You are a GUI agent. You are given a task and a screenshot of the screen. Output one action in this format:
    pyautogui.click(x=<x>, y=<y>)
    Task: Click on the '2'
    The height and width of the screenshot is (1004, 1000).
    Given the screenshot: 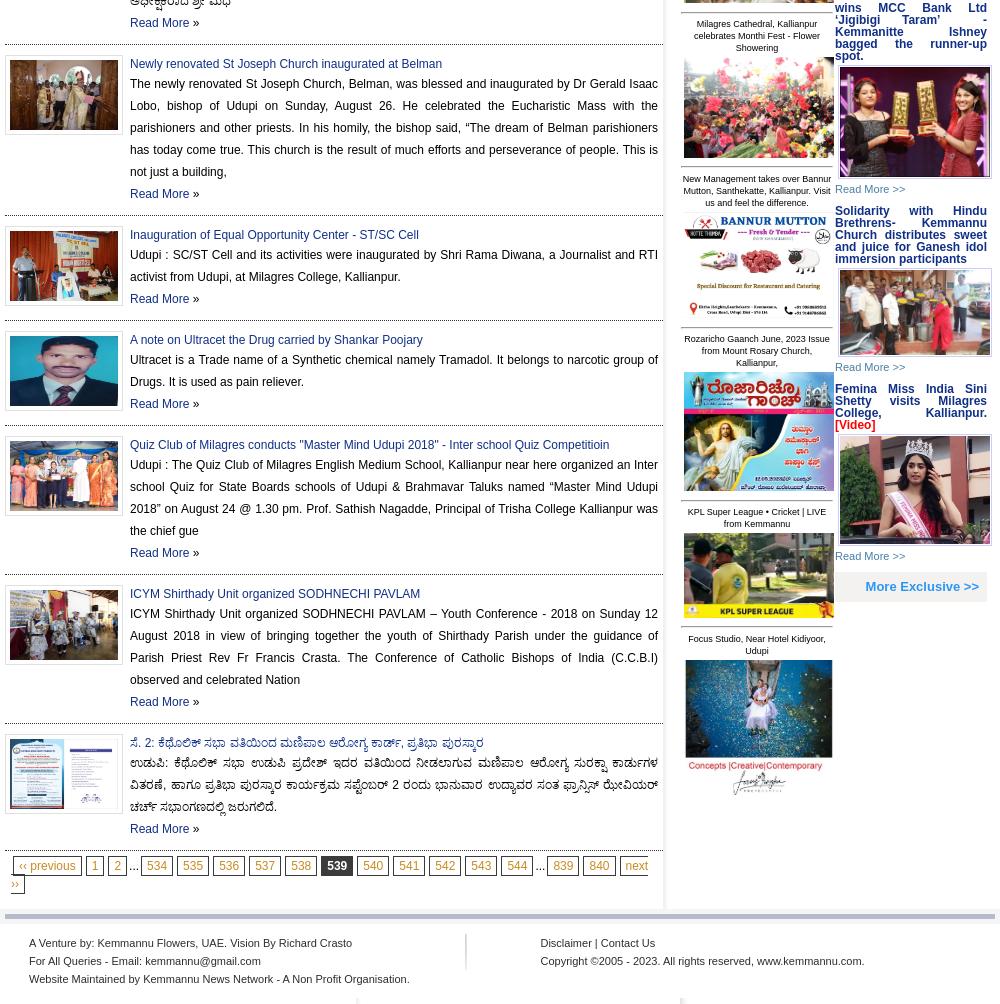 What is the action you would take?
    pyautogui.click(x=116, y=865)
    